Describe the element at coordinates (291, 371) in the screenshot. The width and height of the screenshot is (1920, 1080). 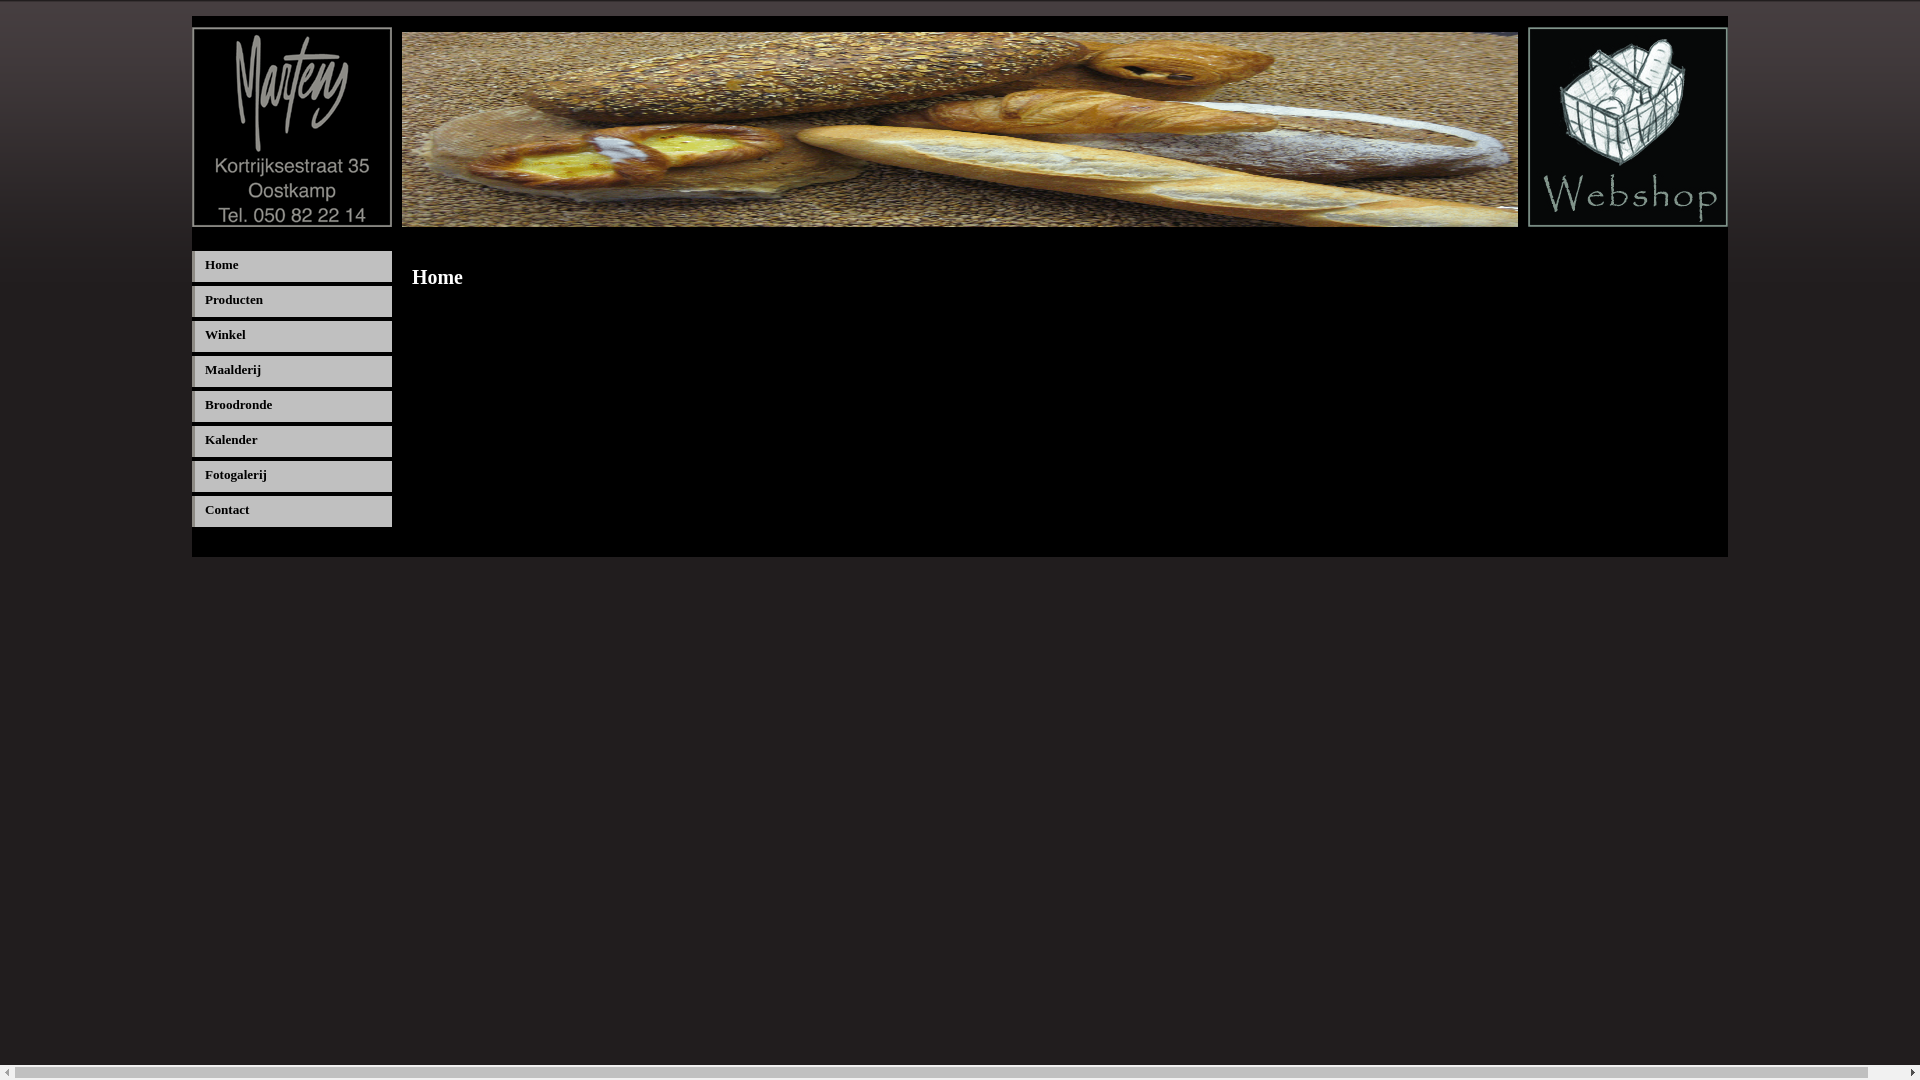
I see `'Maalderij'` at that location.